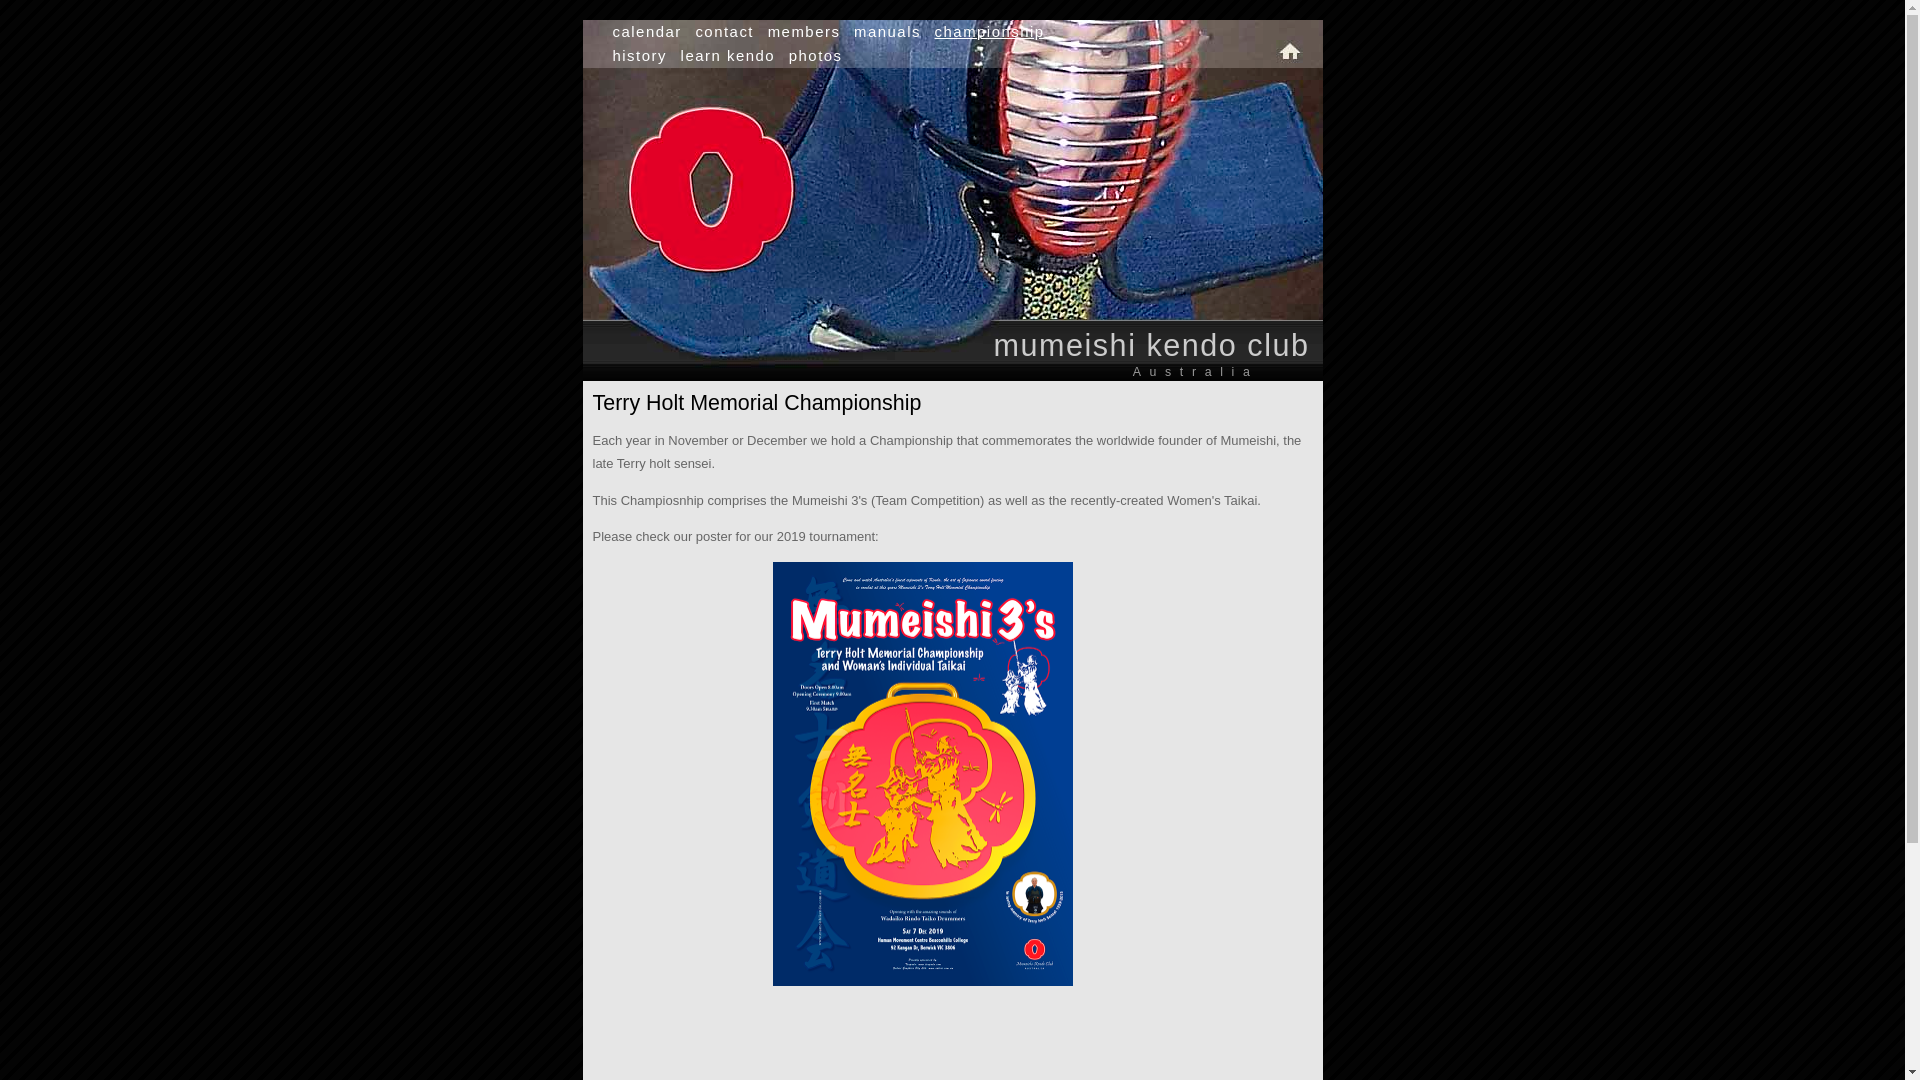 The width and height of the screenshot is (1920, 1080). Describe the element at coordinates (610, 54) in the screenshot. I see `'history'` at that location.